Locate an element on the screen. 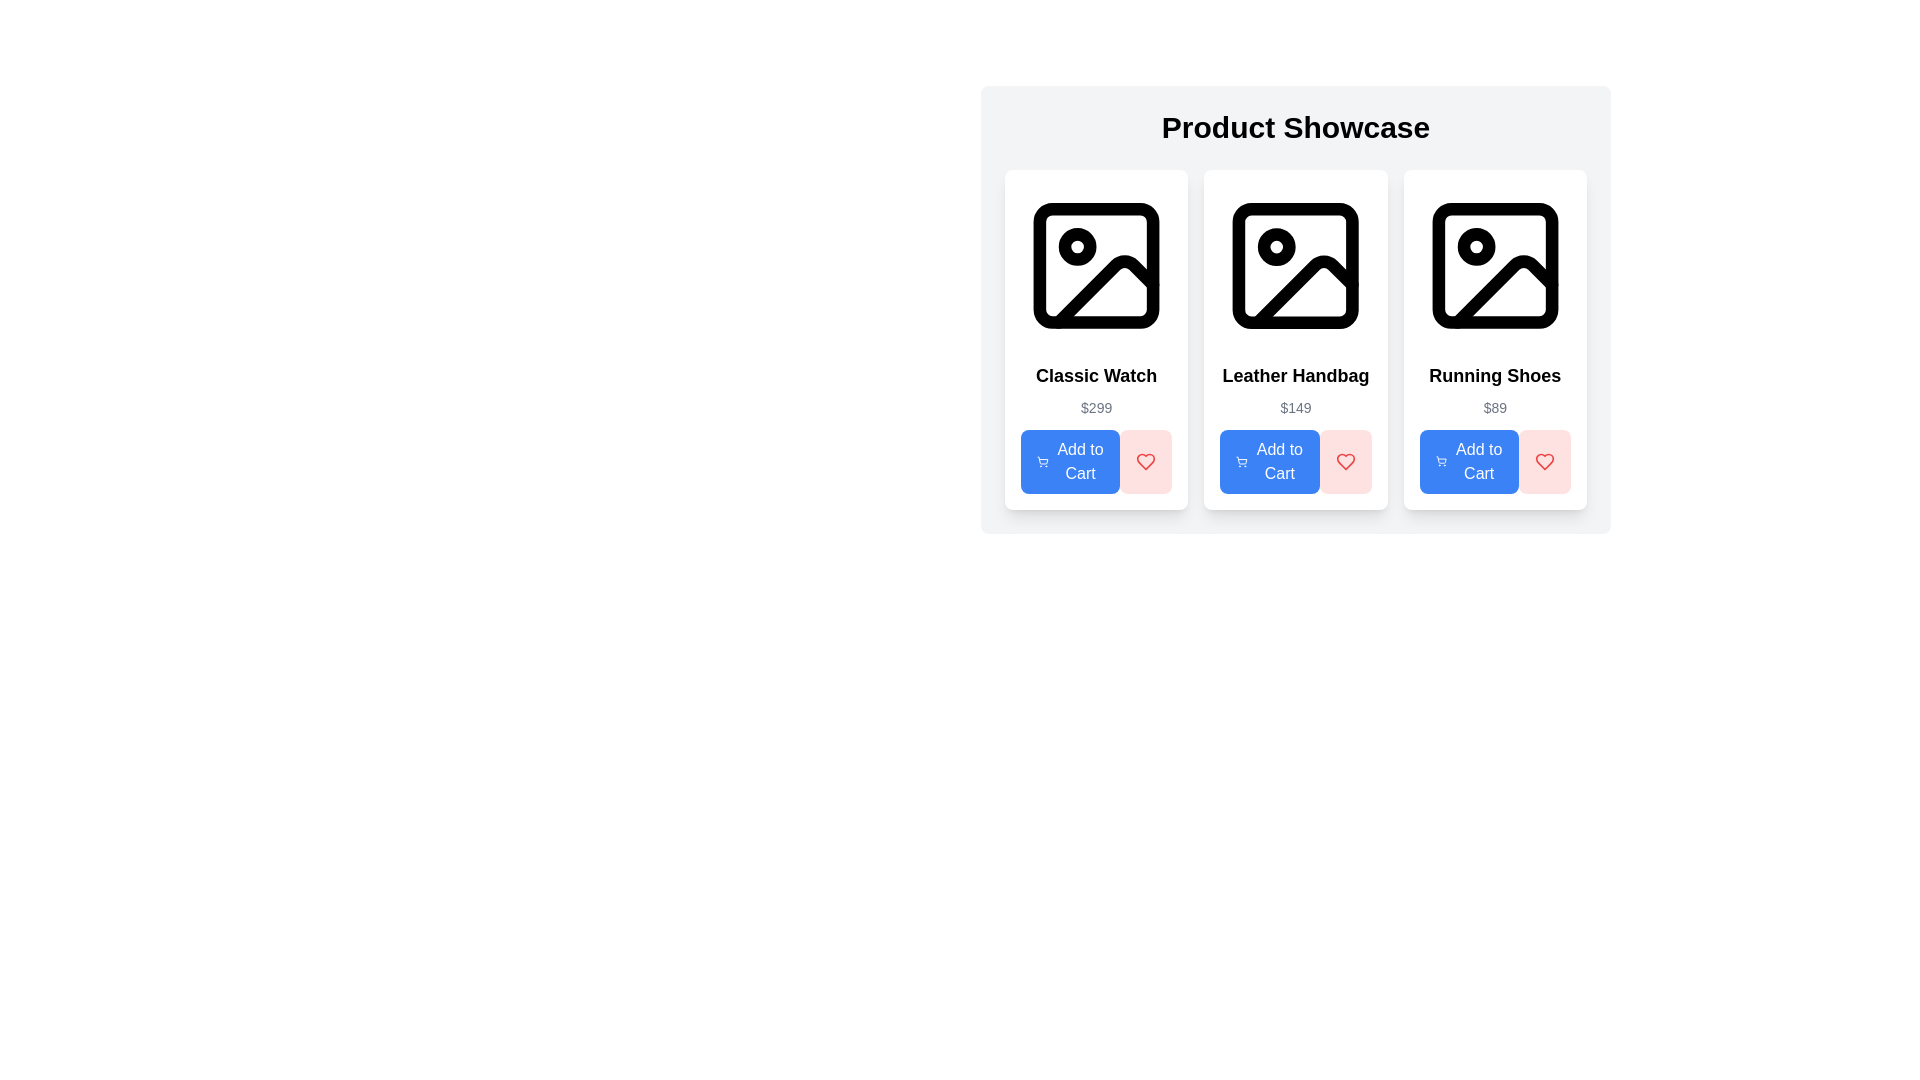  the shopping cart icon located to the left of the 'Add to Cart' button in the middle column of the product showcase is located at coordinates (1241, 462).